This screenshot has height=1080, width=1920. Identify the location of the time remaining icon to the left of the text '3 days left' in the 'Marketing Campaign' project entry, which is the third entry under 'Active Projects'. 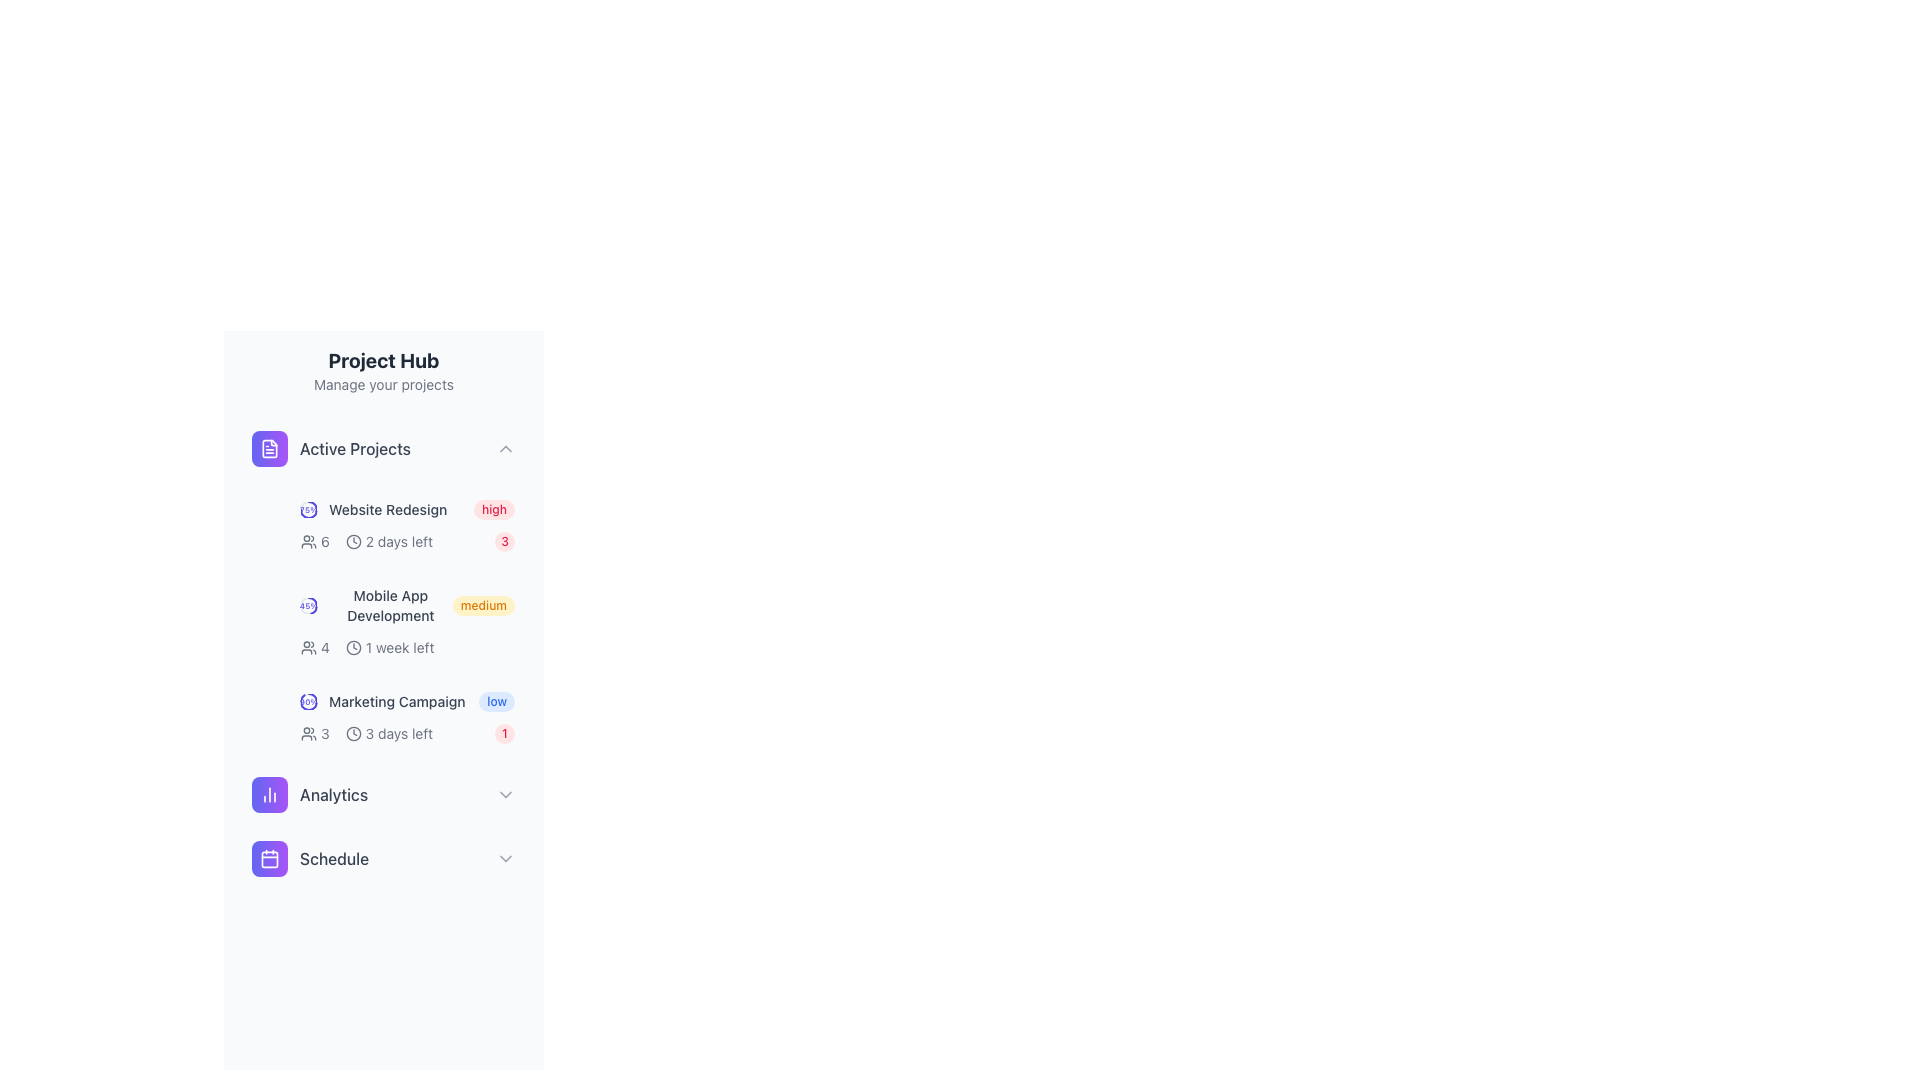
(353, 733).